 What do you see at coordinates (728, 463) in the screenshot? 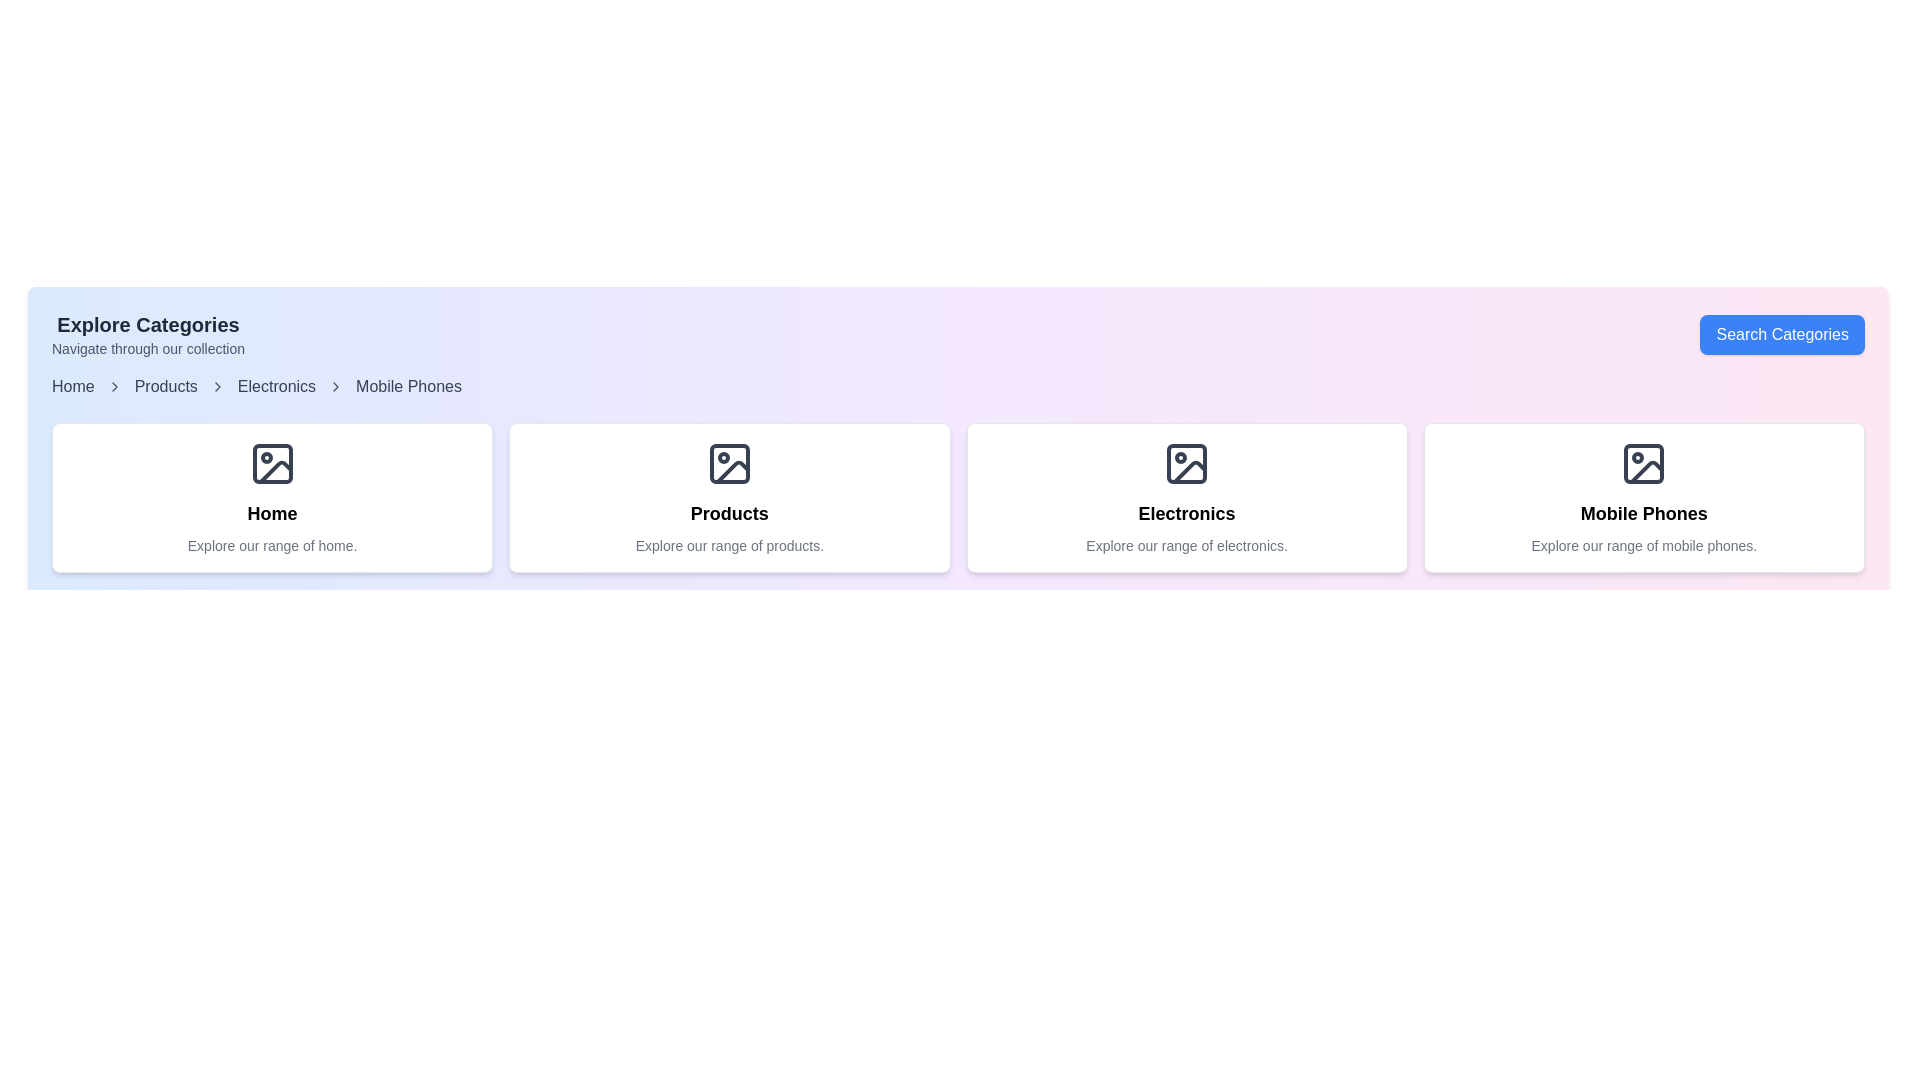
I see `the decorative rectangle with rounded corners that visually represents a product category, located centrally within the second card from the left` at bounding box center [728, 463].